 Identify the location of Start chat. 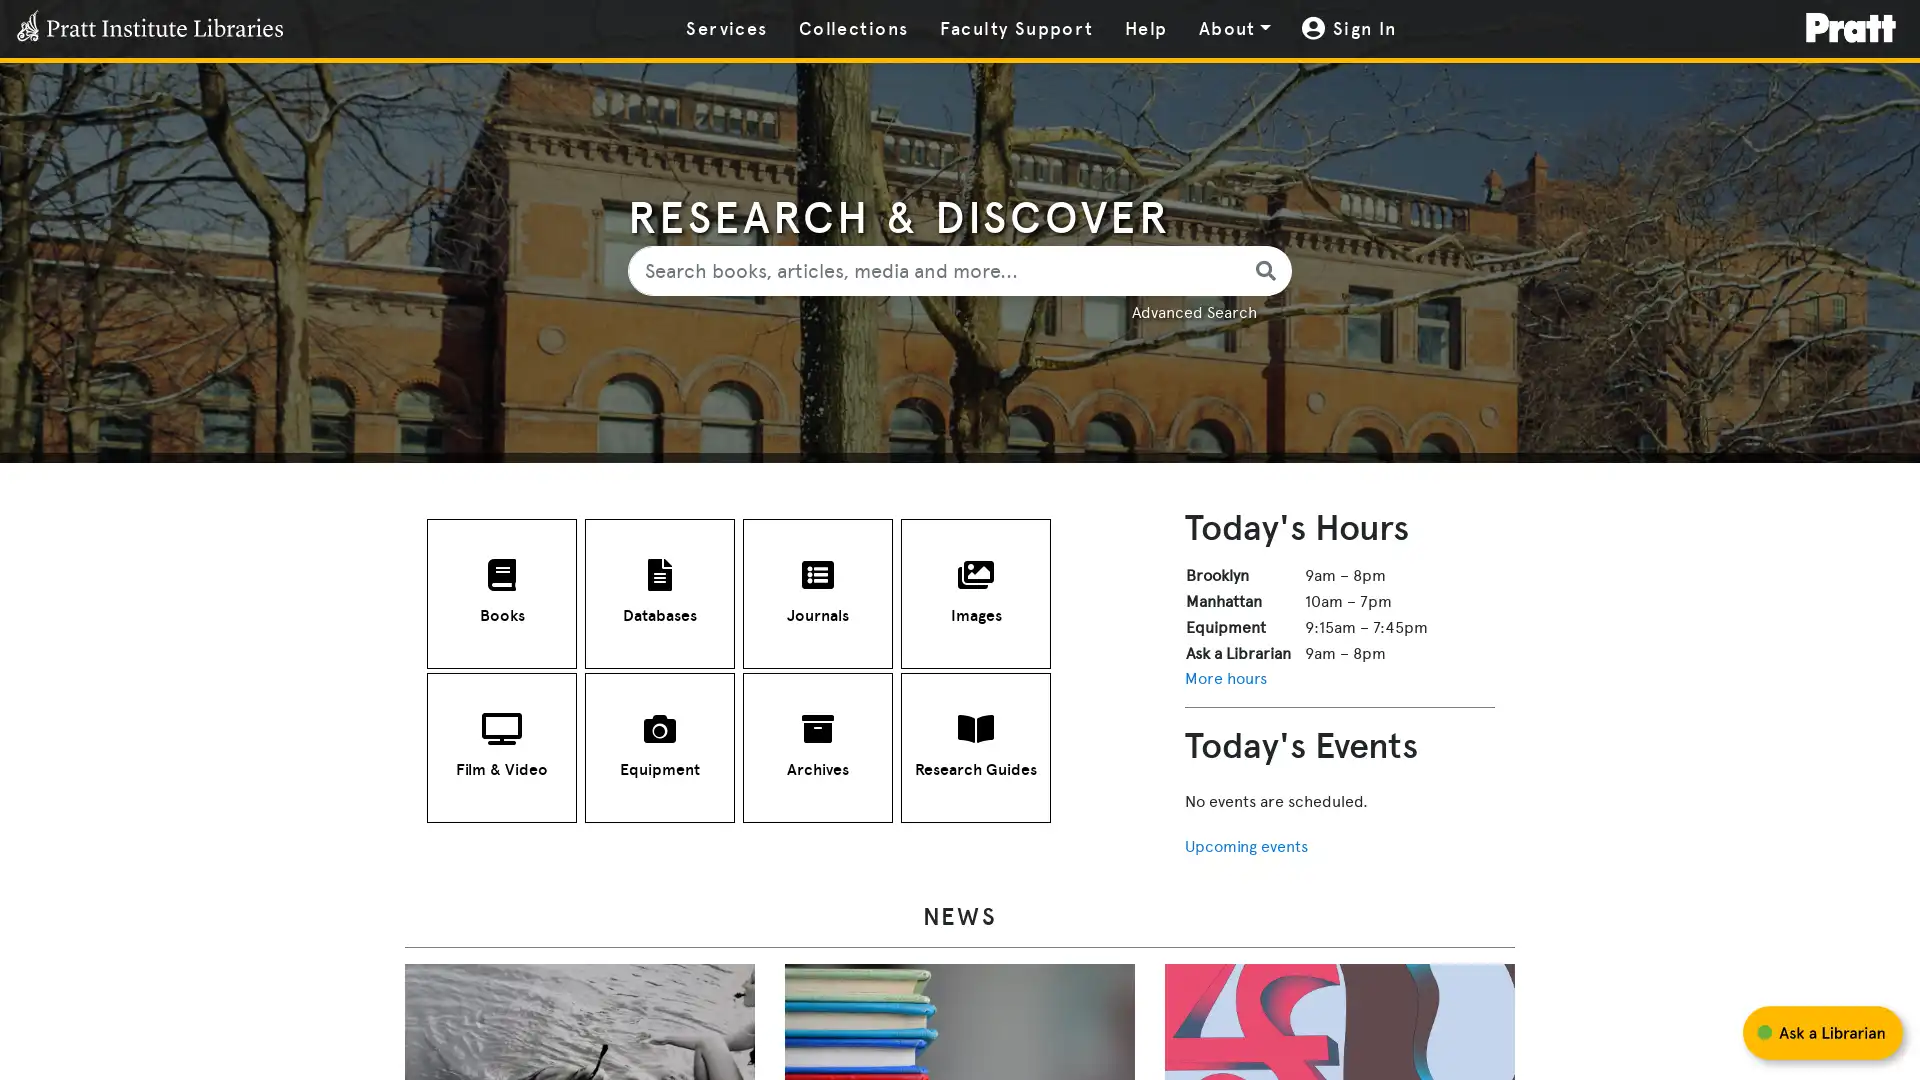
(1823, 1033).